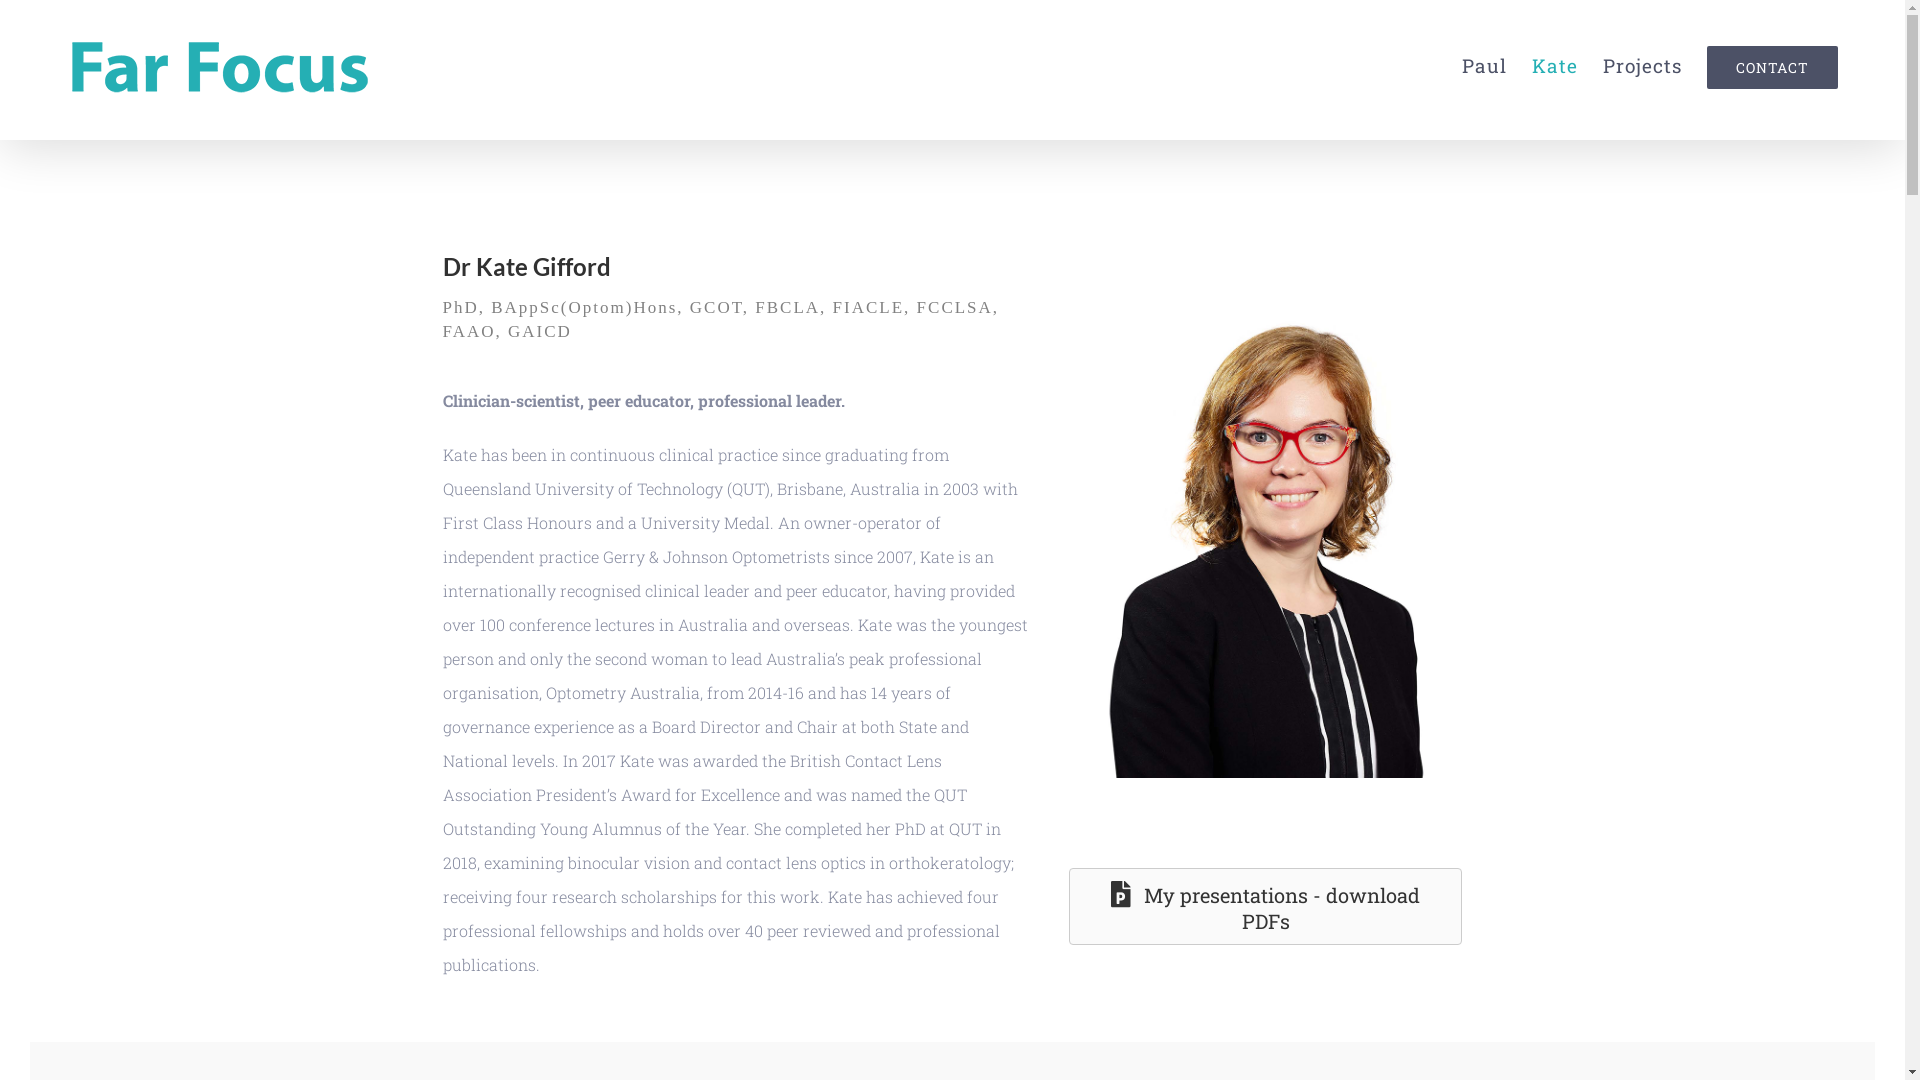 The height and width of the screenshot is (1080, 1920). I want to click on 'Kate full profile', so click(1291, 538).